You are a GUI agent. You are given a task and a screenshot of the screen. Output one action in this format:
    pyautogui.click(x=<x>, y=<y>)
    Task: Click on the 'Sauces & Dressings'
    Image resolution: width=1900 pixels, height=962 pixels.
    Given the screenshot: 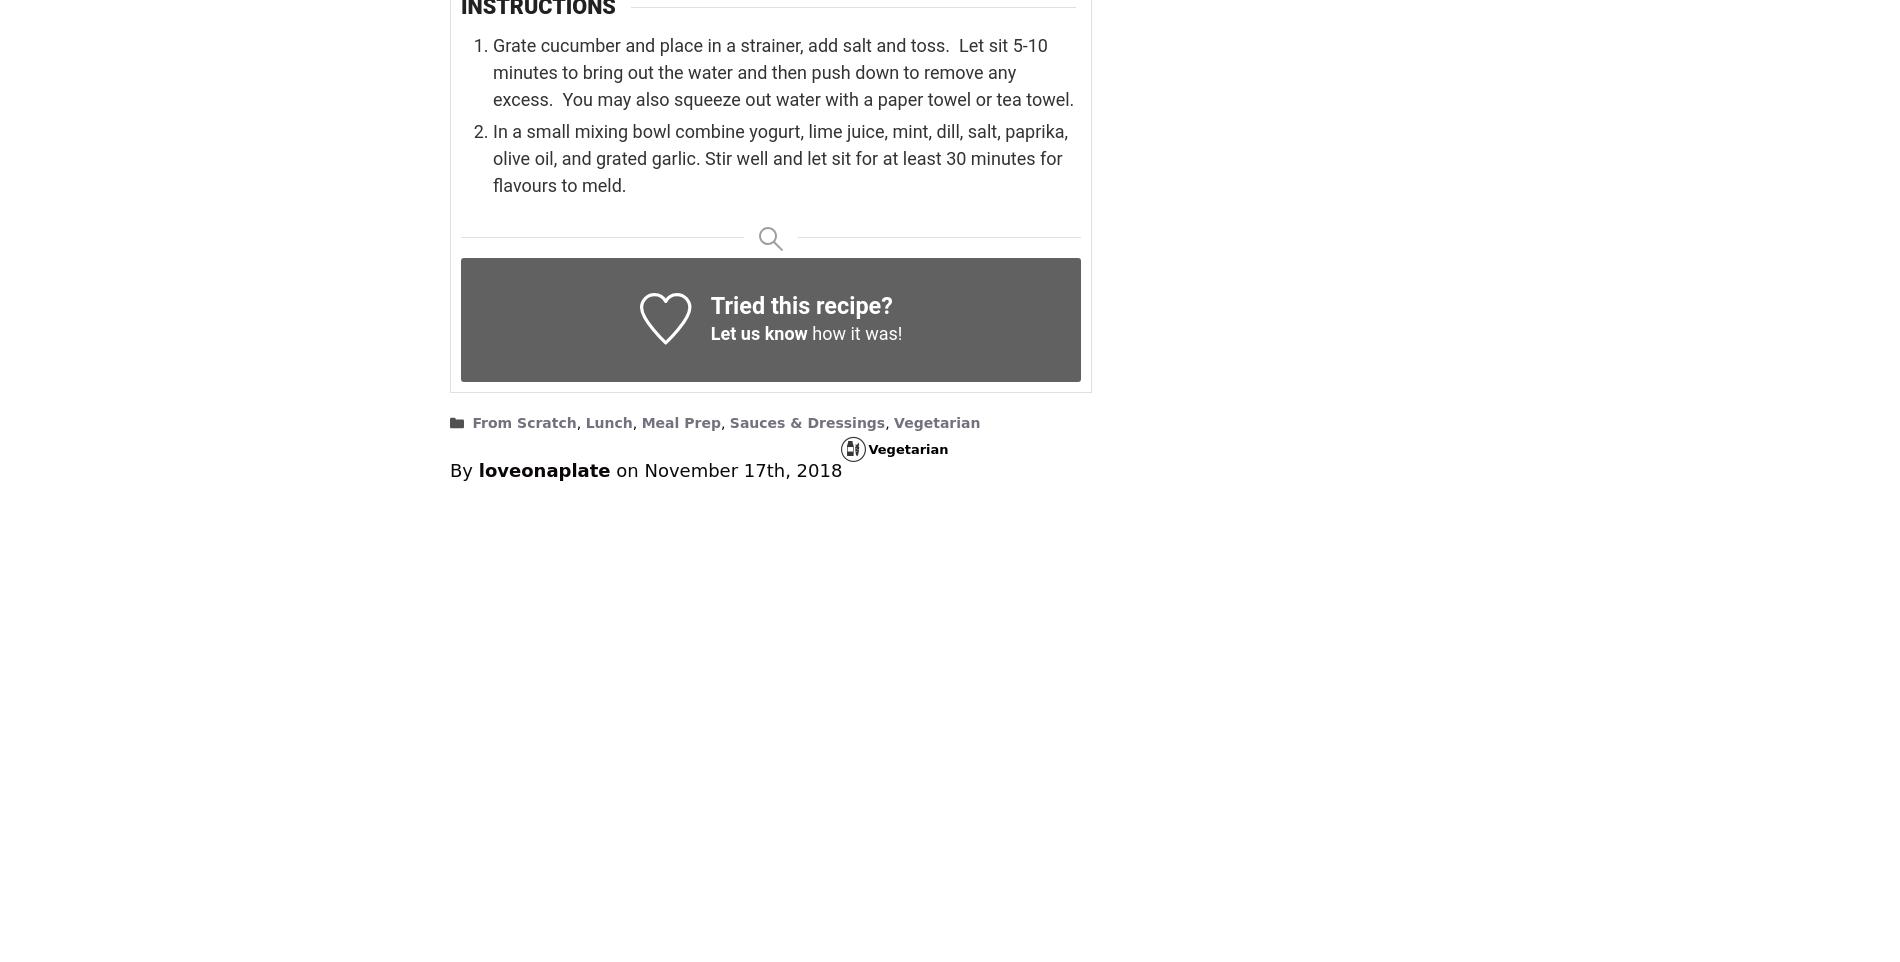 What is the action you would take?
    pyautogui.click(x=805, y=421)
    